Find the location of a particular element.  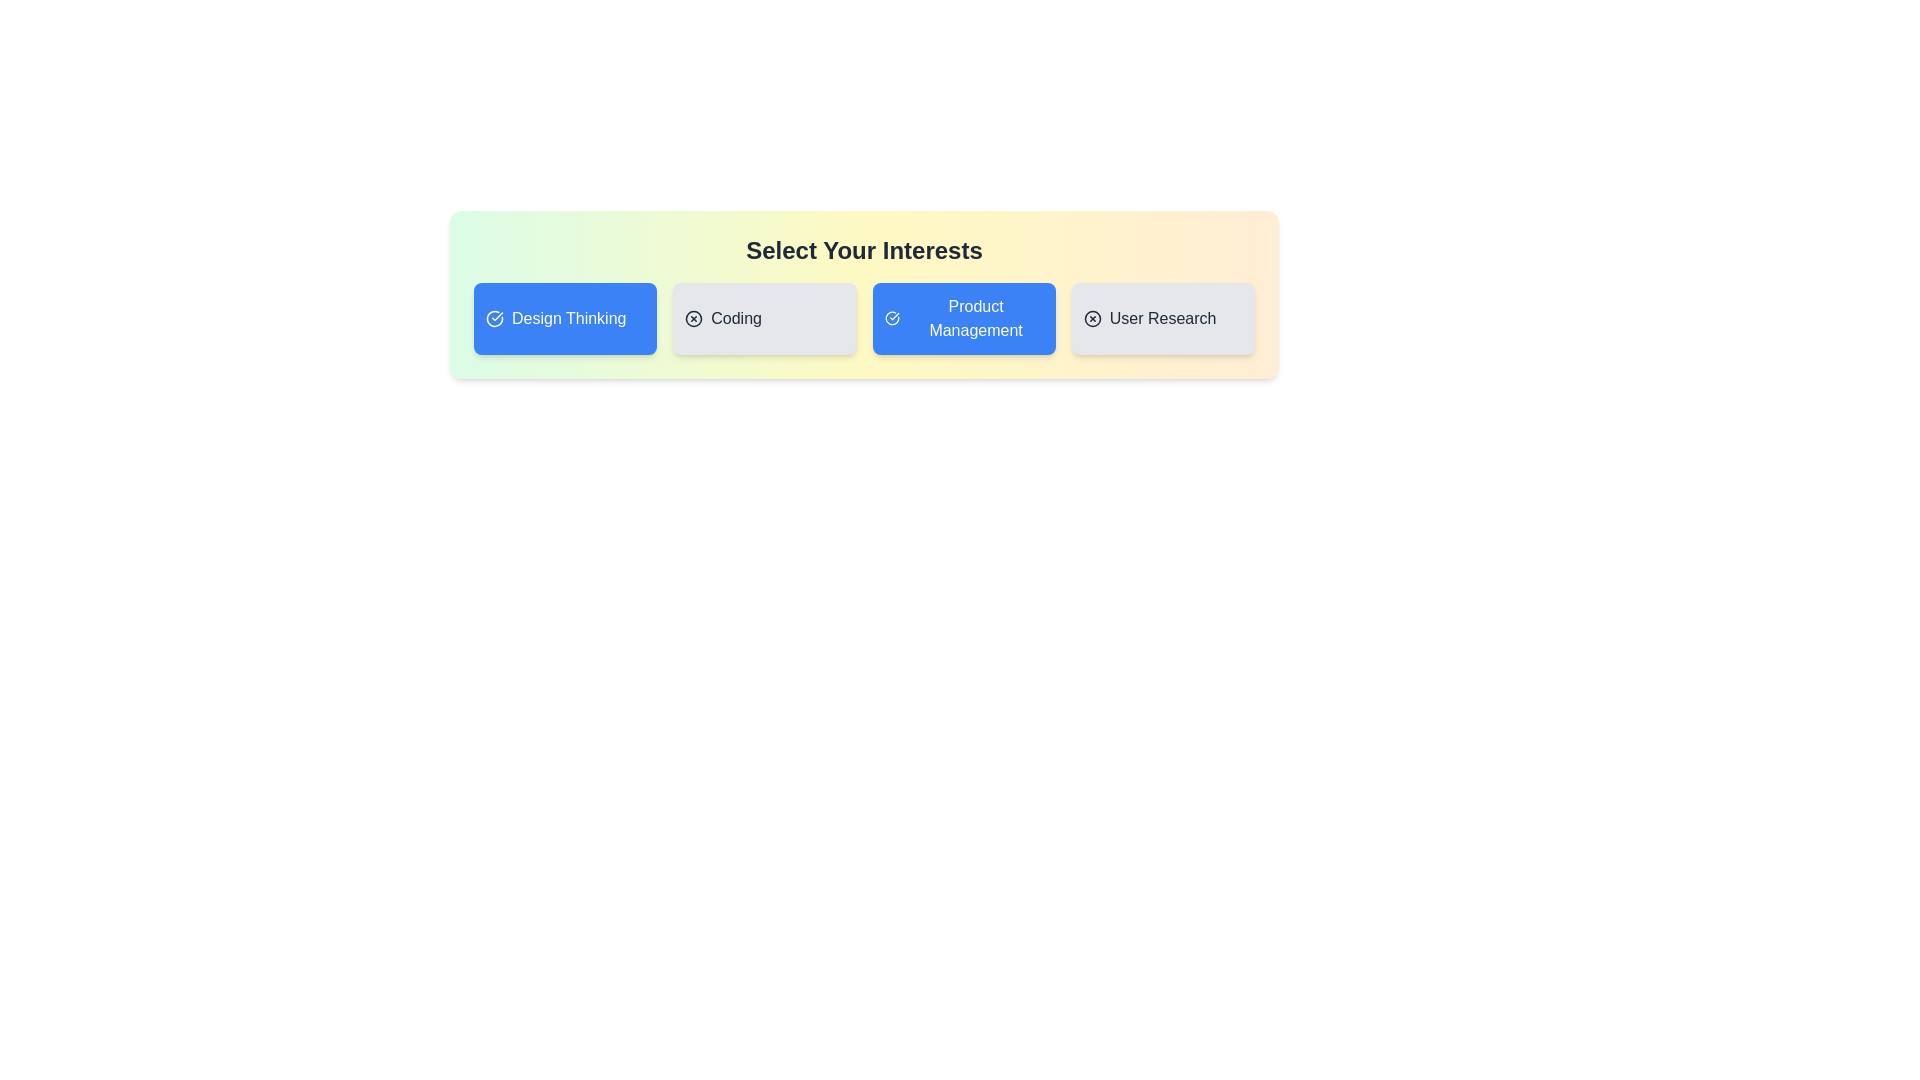

the chip labeled User Research is located at coordinates (1163, 318).